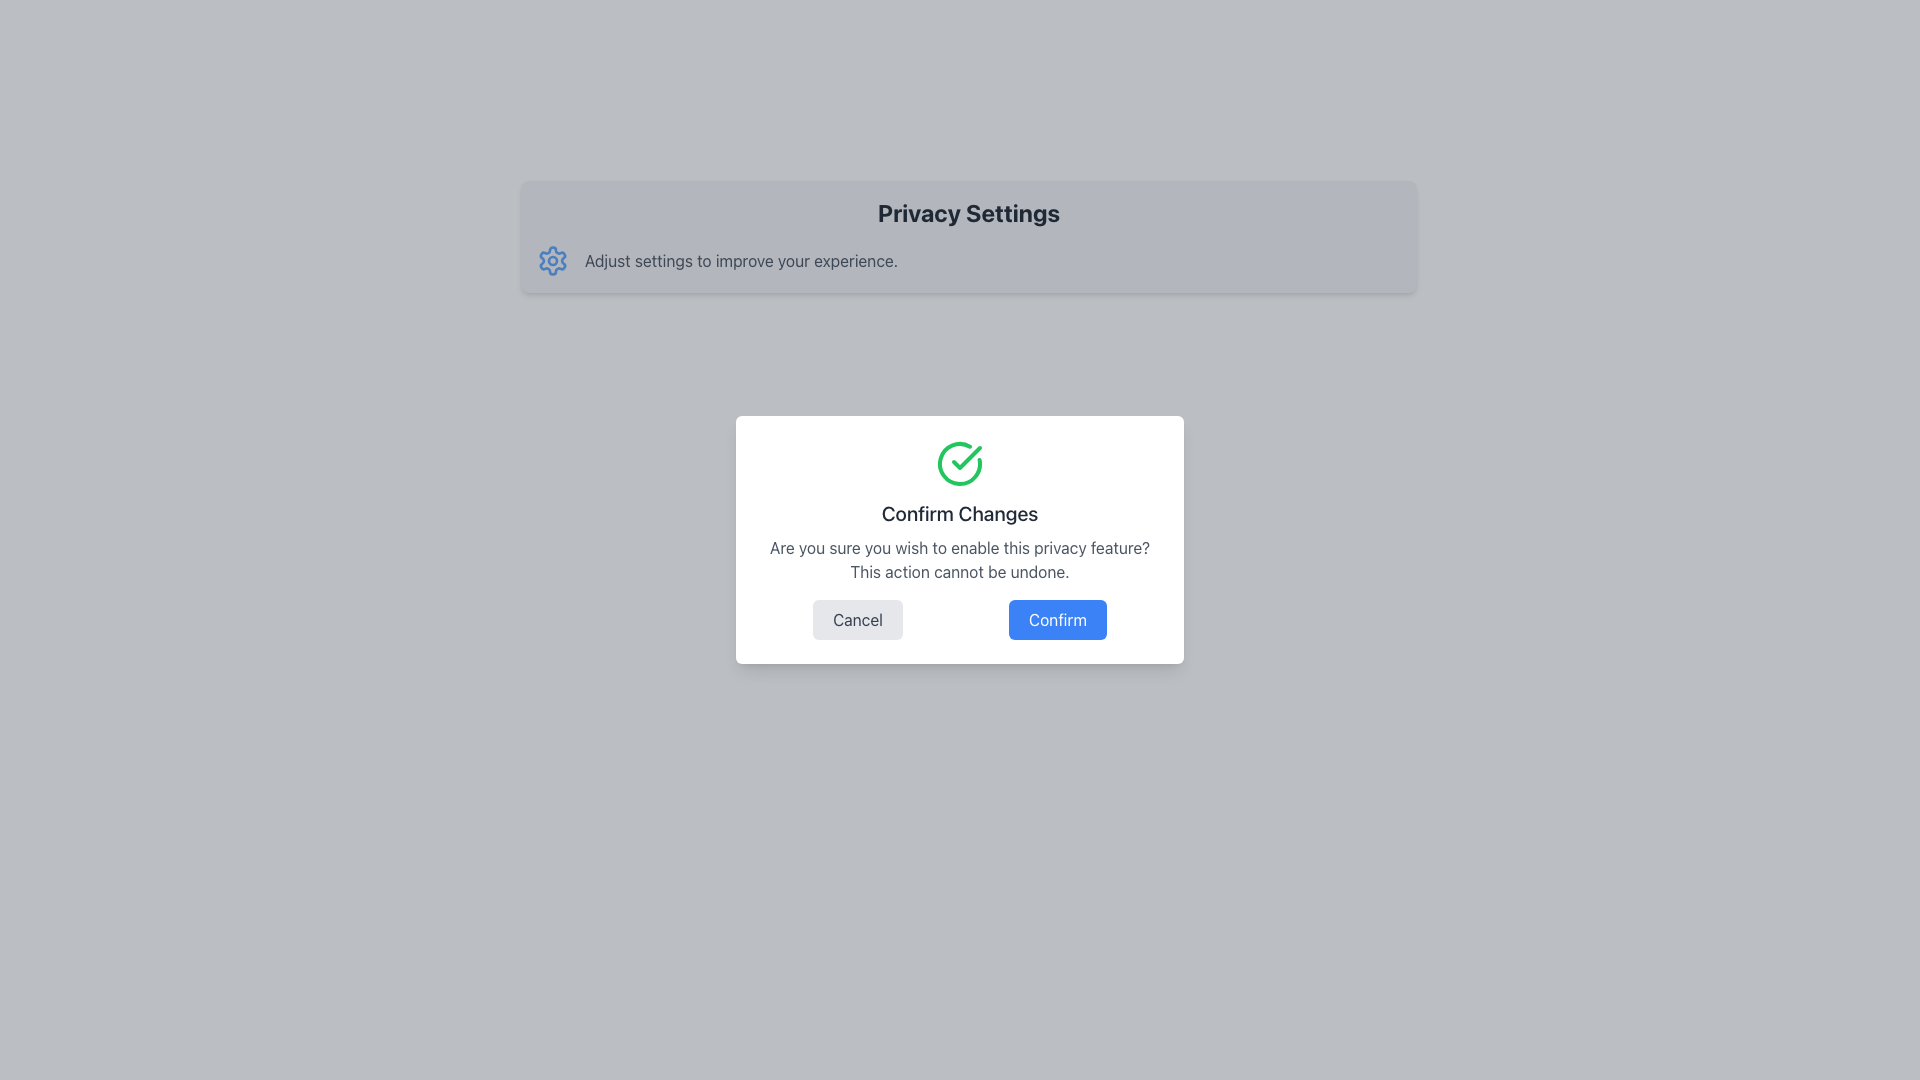 Image resolution: width=1920 pixels, height=1080 pixels. What do you see at coordinates (960, 463) in the screenshot?
I see `the circular green icon with a checkmark symbol inside, located centrally in the confirmation dialog overlay` at bounding box center [960, 463].